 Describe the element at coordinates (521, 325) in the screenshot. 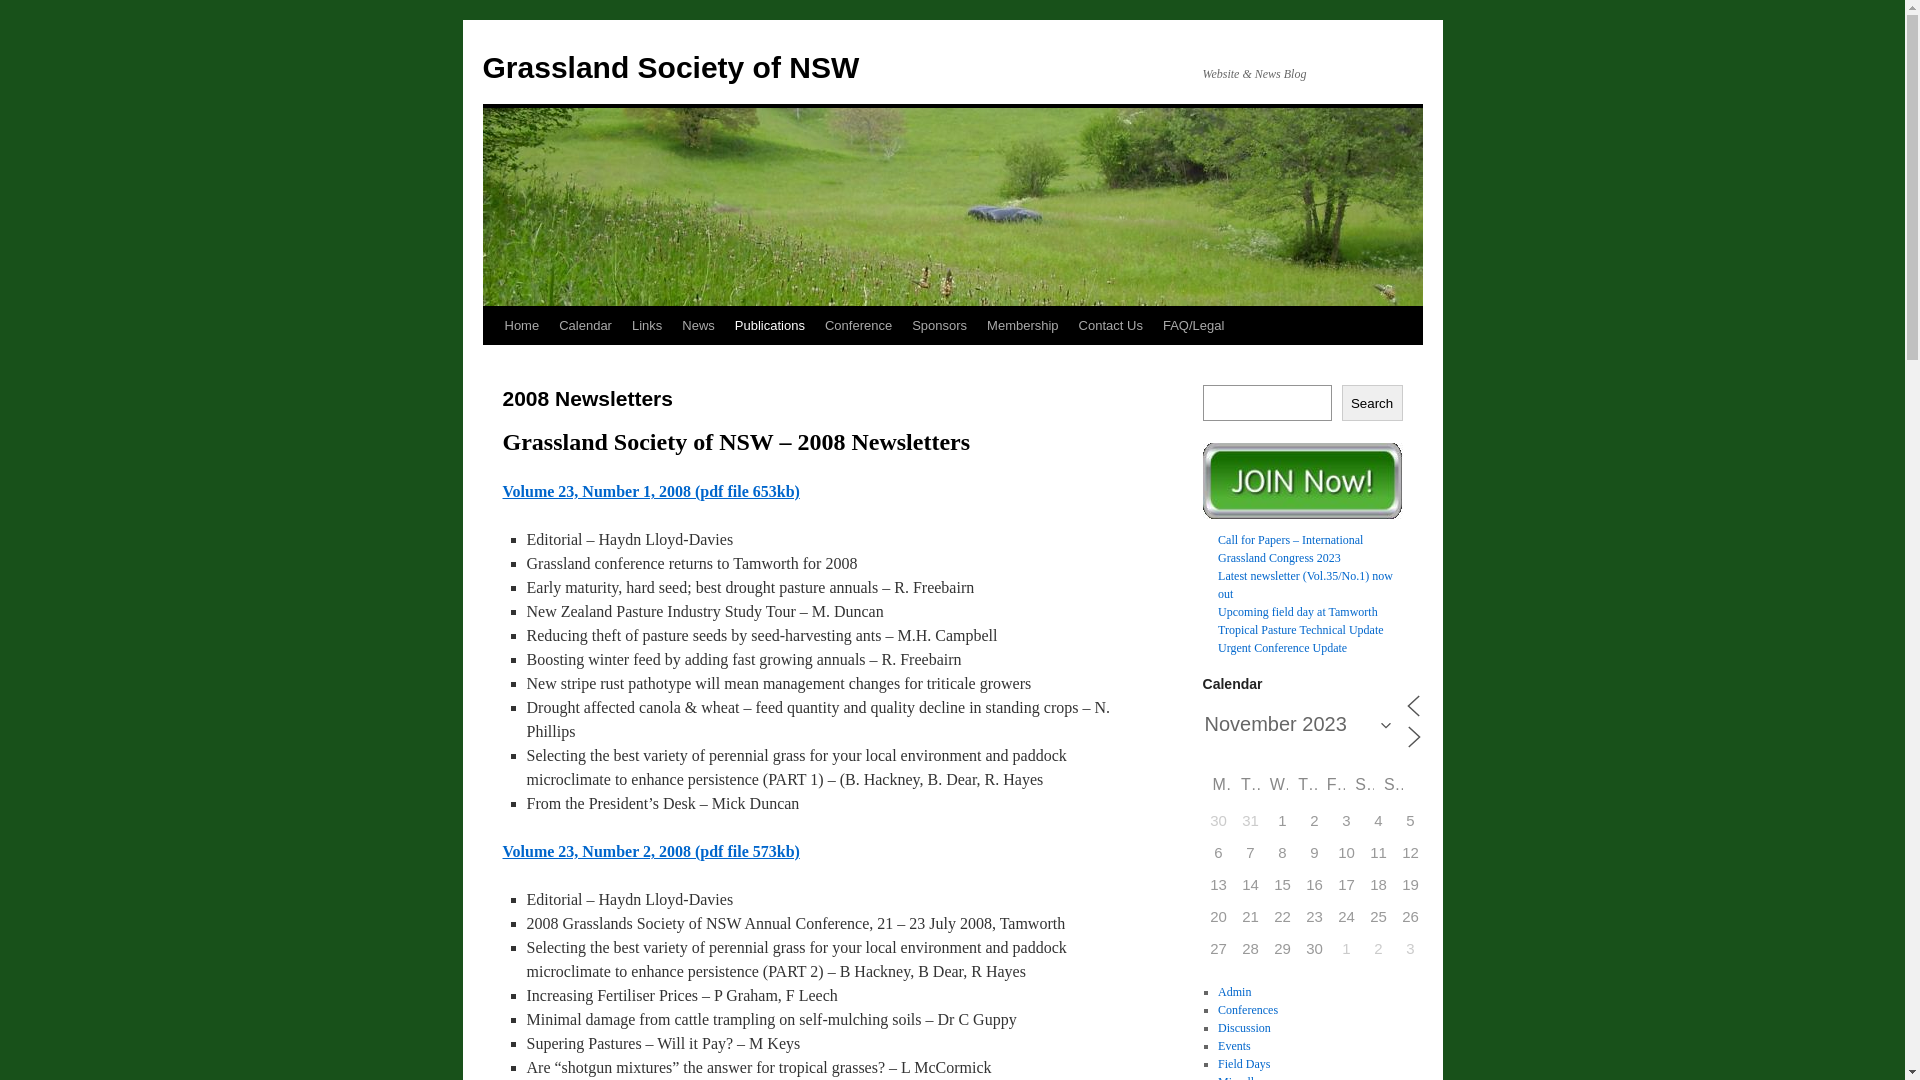

I see `'Home'` at that location.